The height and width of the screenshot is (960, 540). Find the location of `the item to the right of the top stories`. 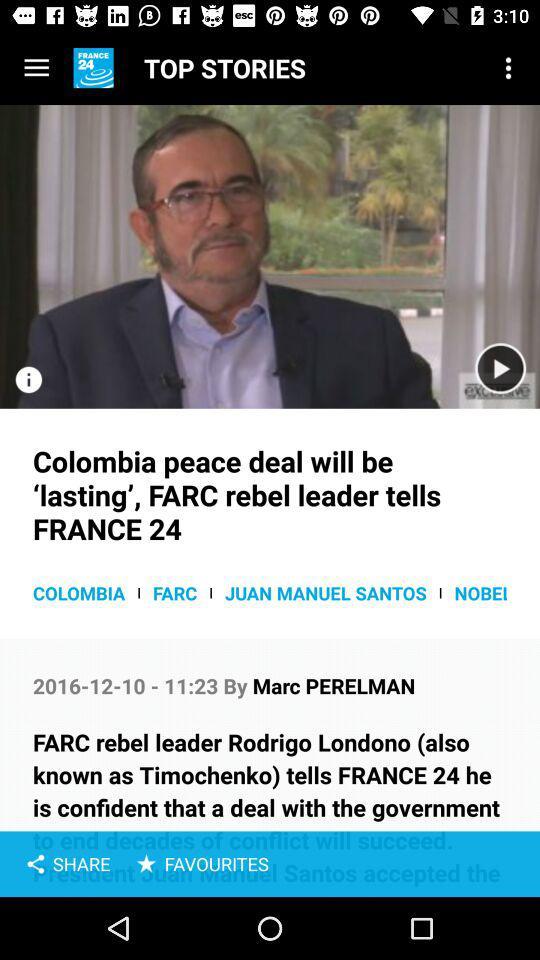

the item to the right of the top stories is located at coordinates (508, 68).